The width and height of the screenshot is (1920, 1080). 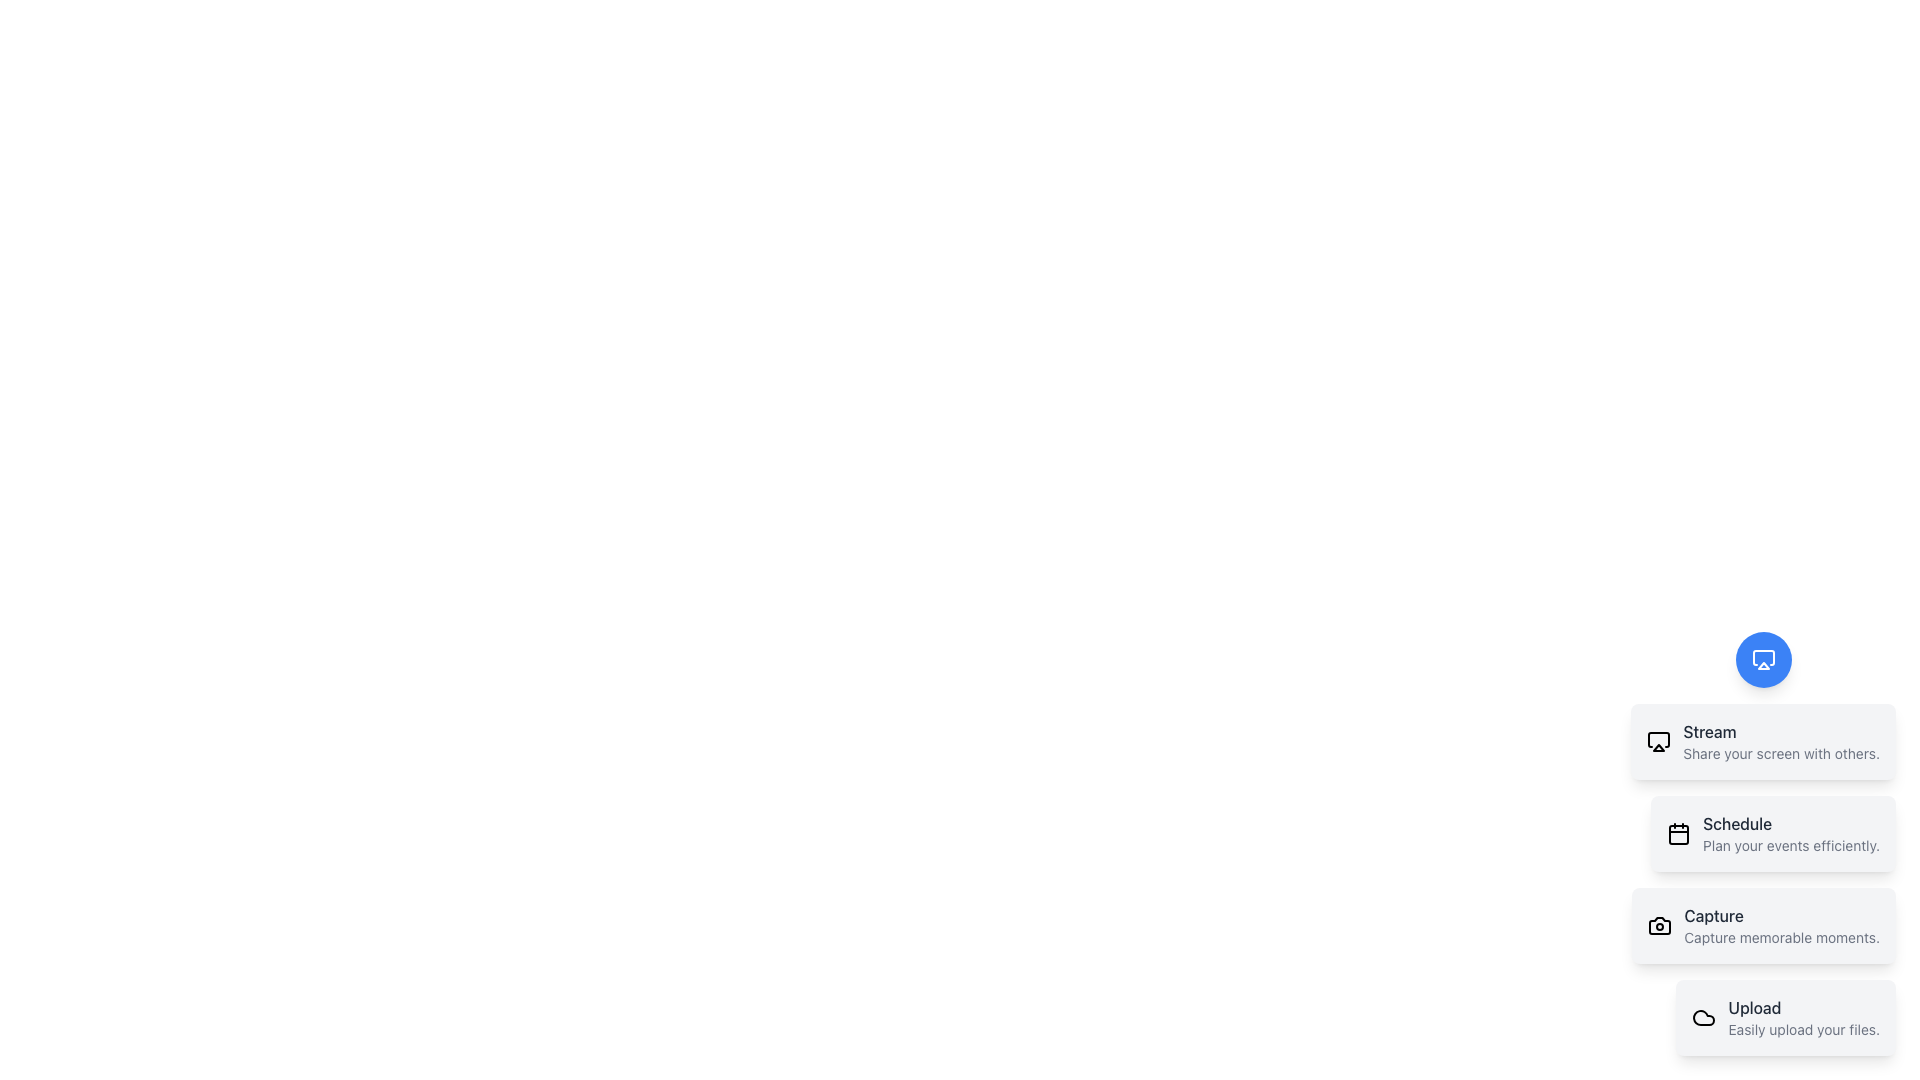 What do you see at coordinates (1763, 925) in the screenshot?
I see `the 'Capture' button, which is a rectangular card with a light gray background, rounded corners, and a shadow effect, featuring a bold title 'Capture' in black font and a descriptive text 'Capture memorable moments.' below it` at bounding box center [1763, 925].